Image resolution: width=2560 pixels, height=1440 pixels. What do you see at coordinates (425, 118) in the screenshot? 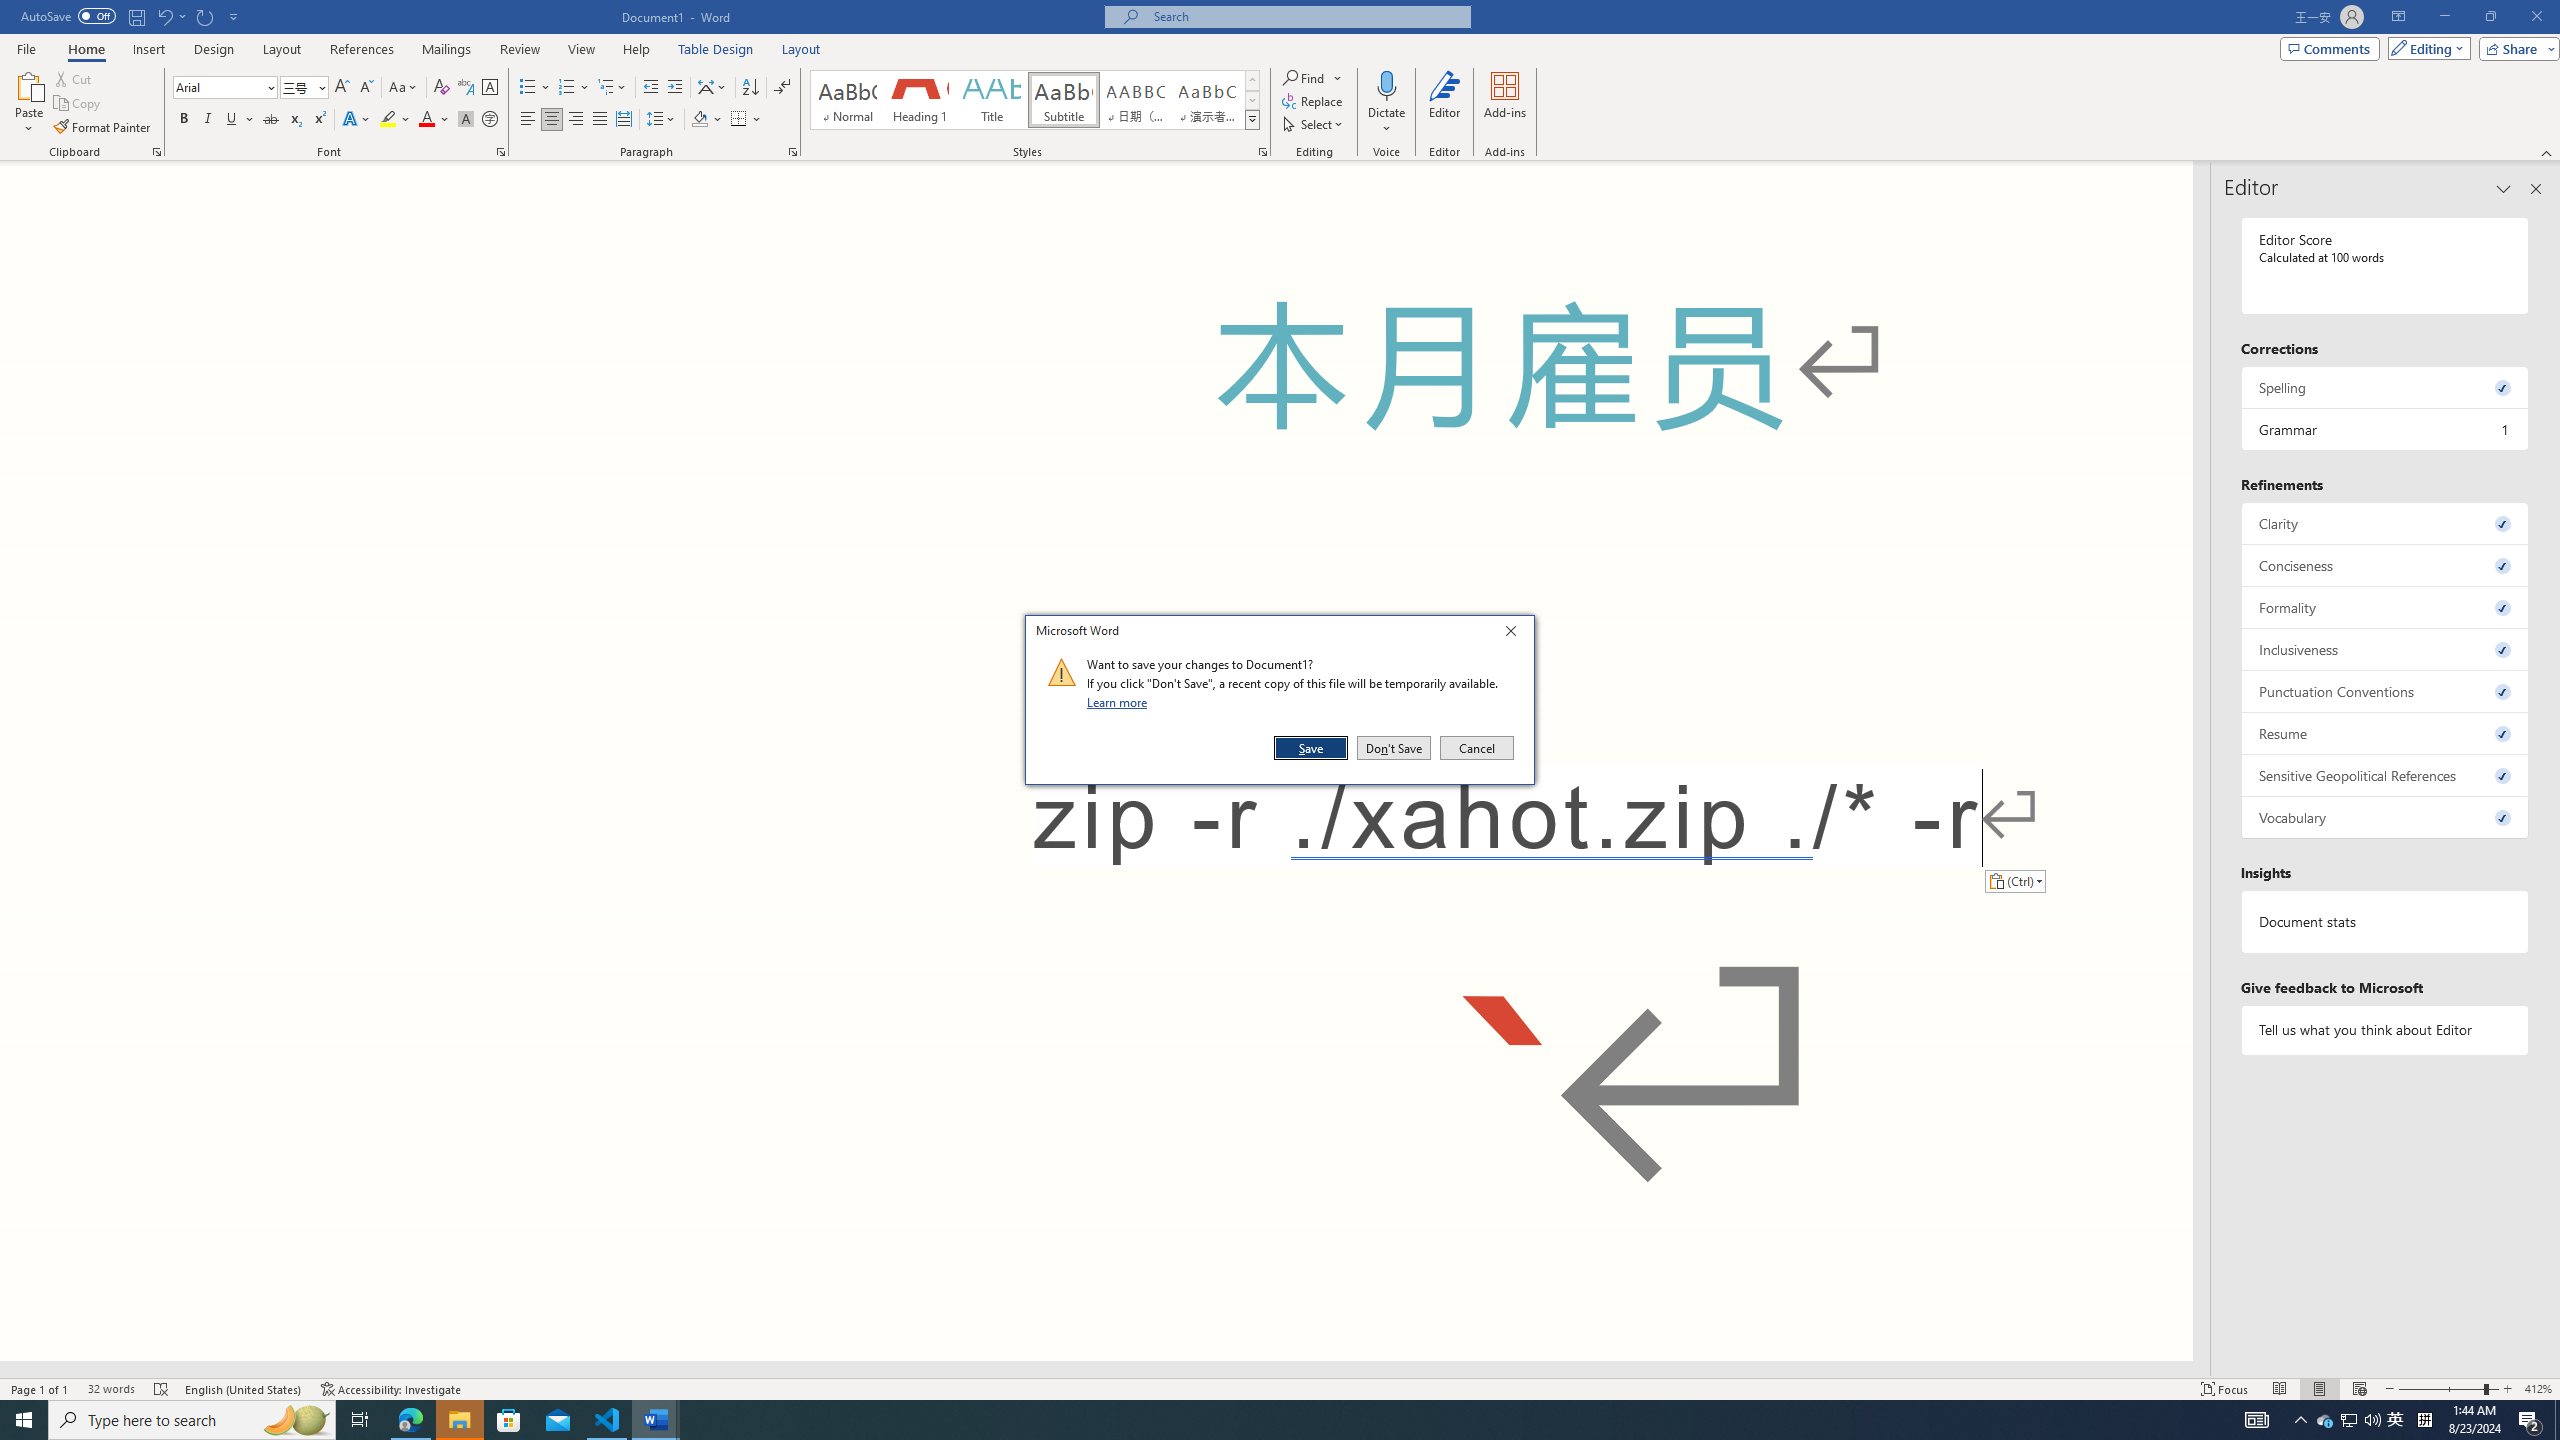
I see `'Font Color Red'` at bounding box center [425, 118].